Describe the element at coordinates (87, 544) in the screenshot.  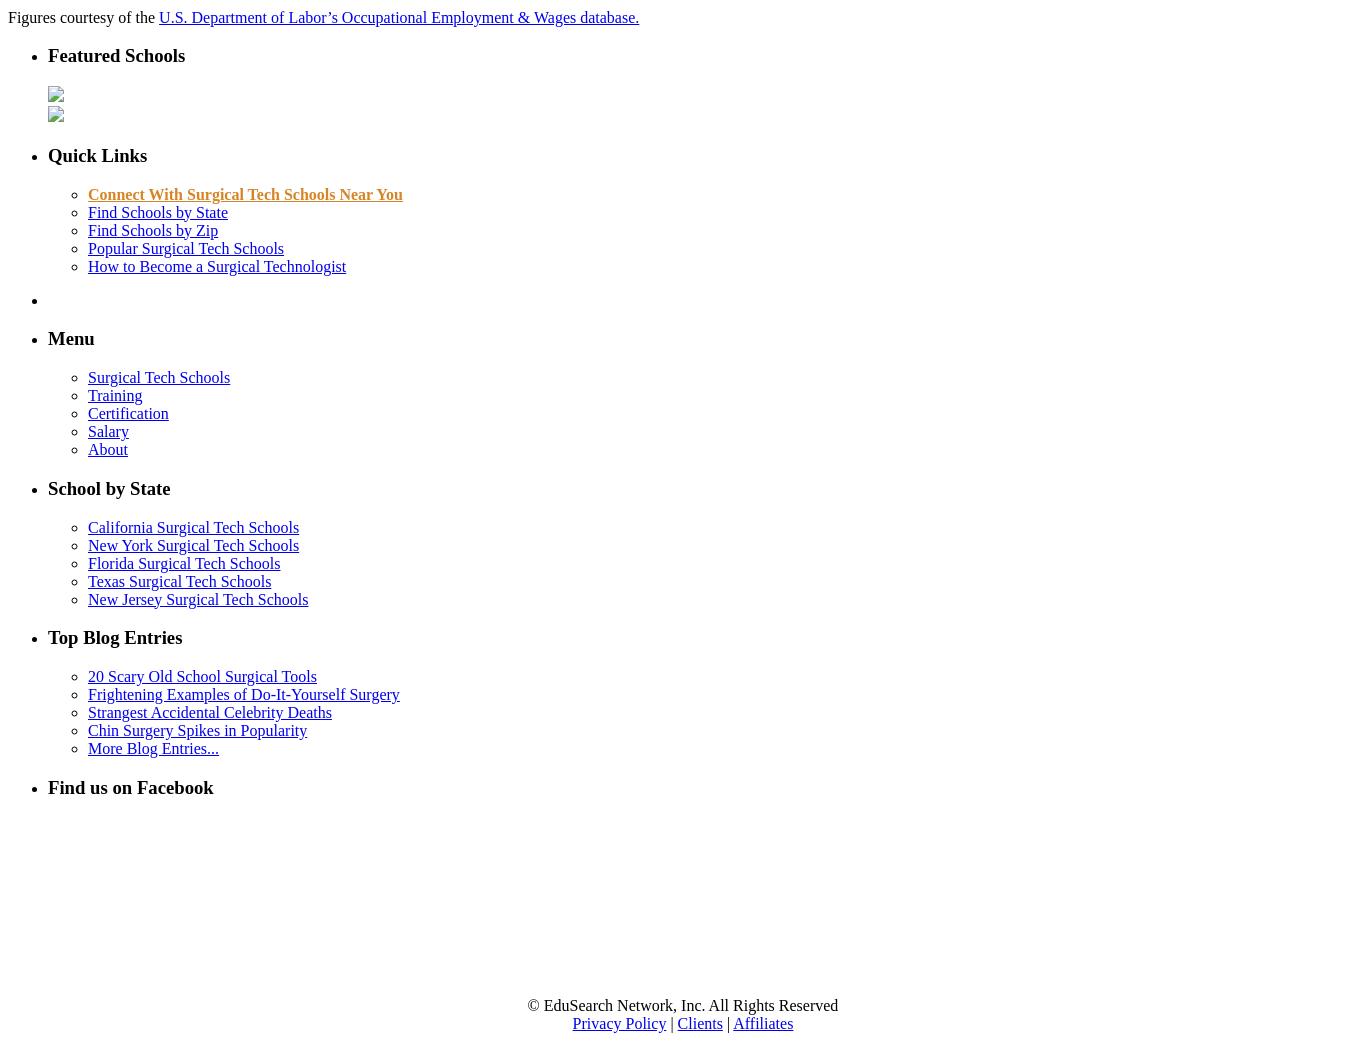
I see `'New York Surgical Tech Schools'` at that location.